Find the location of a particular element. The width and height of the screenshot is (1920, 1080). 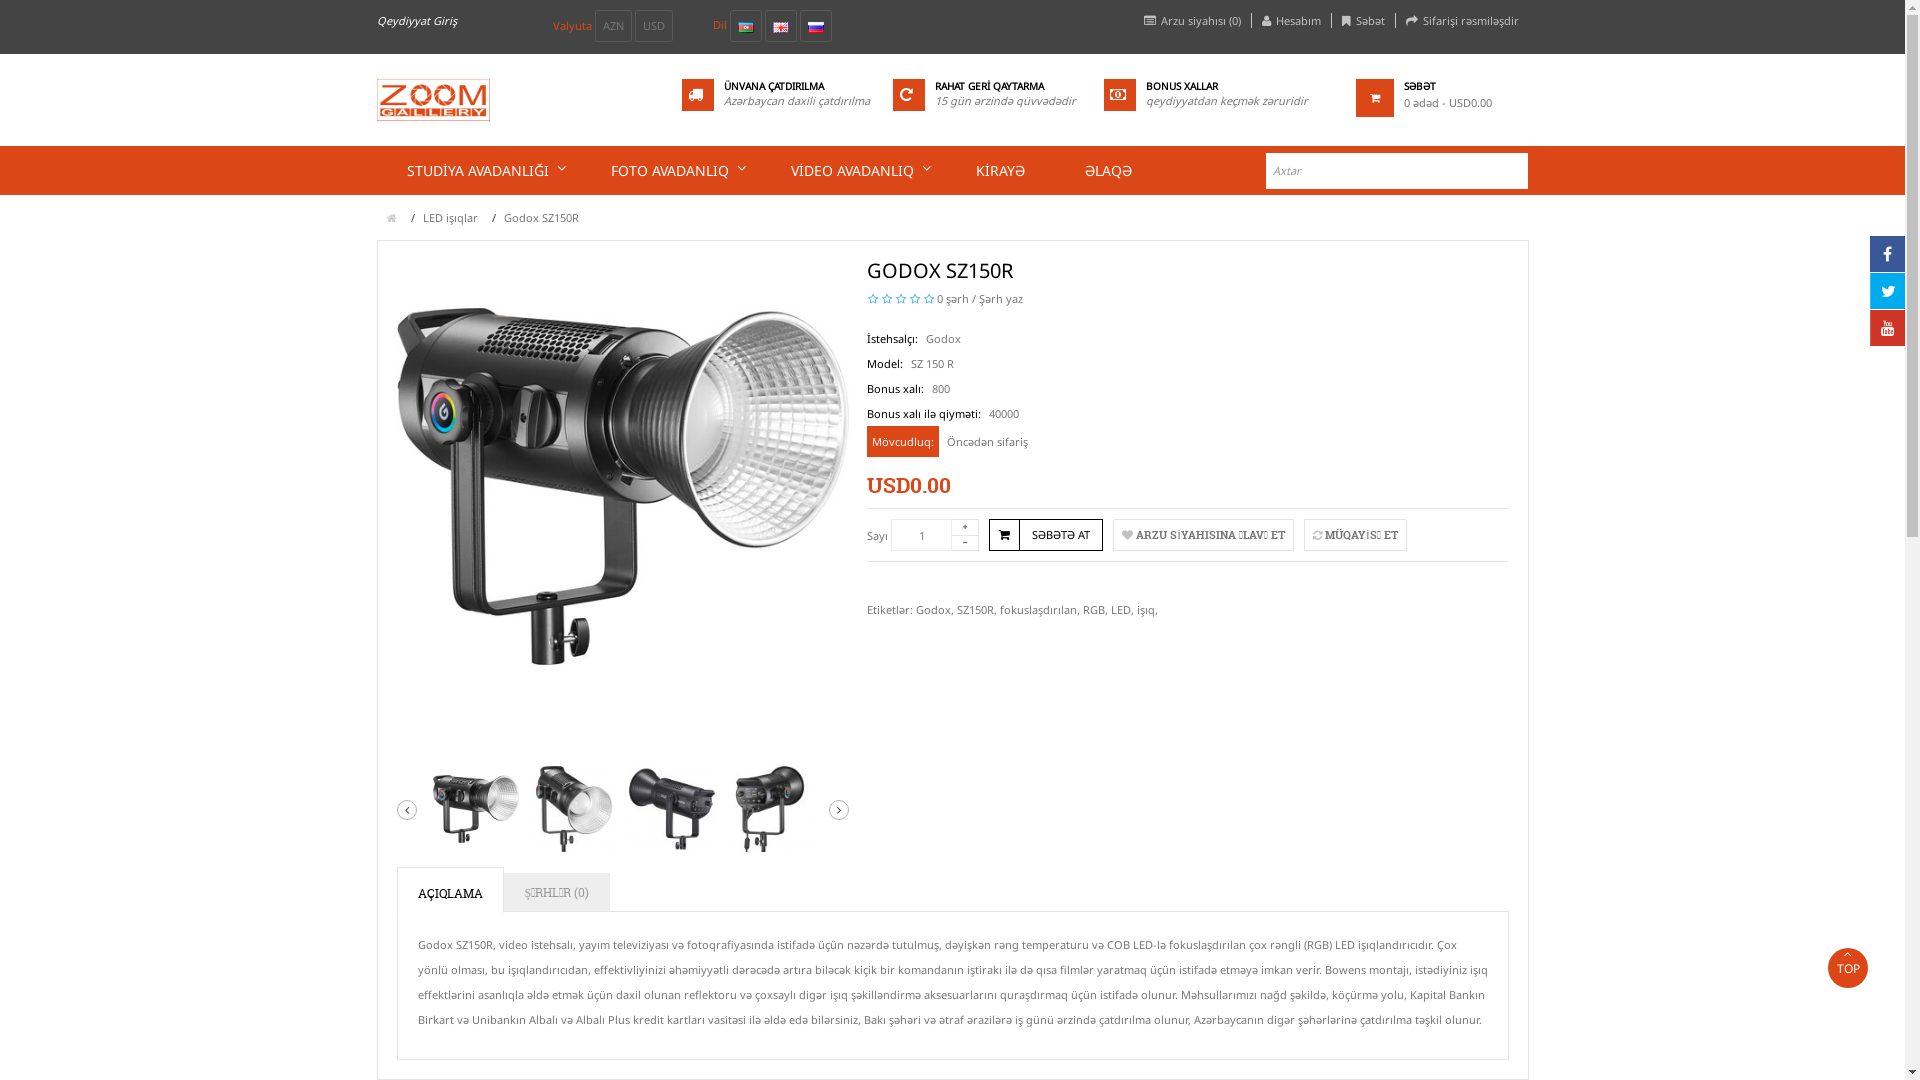

'USD' is located at coordinates (652, 26).